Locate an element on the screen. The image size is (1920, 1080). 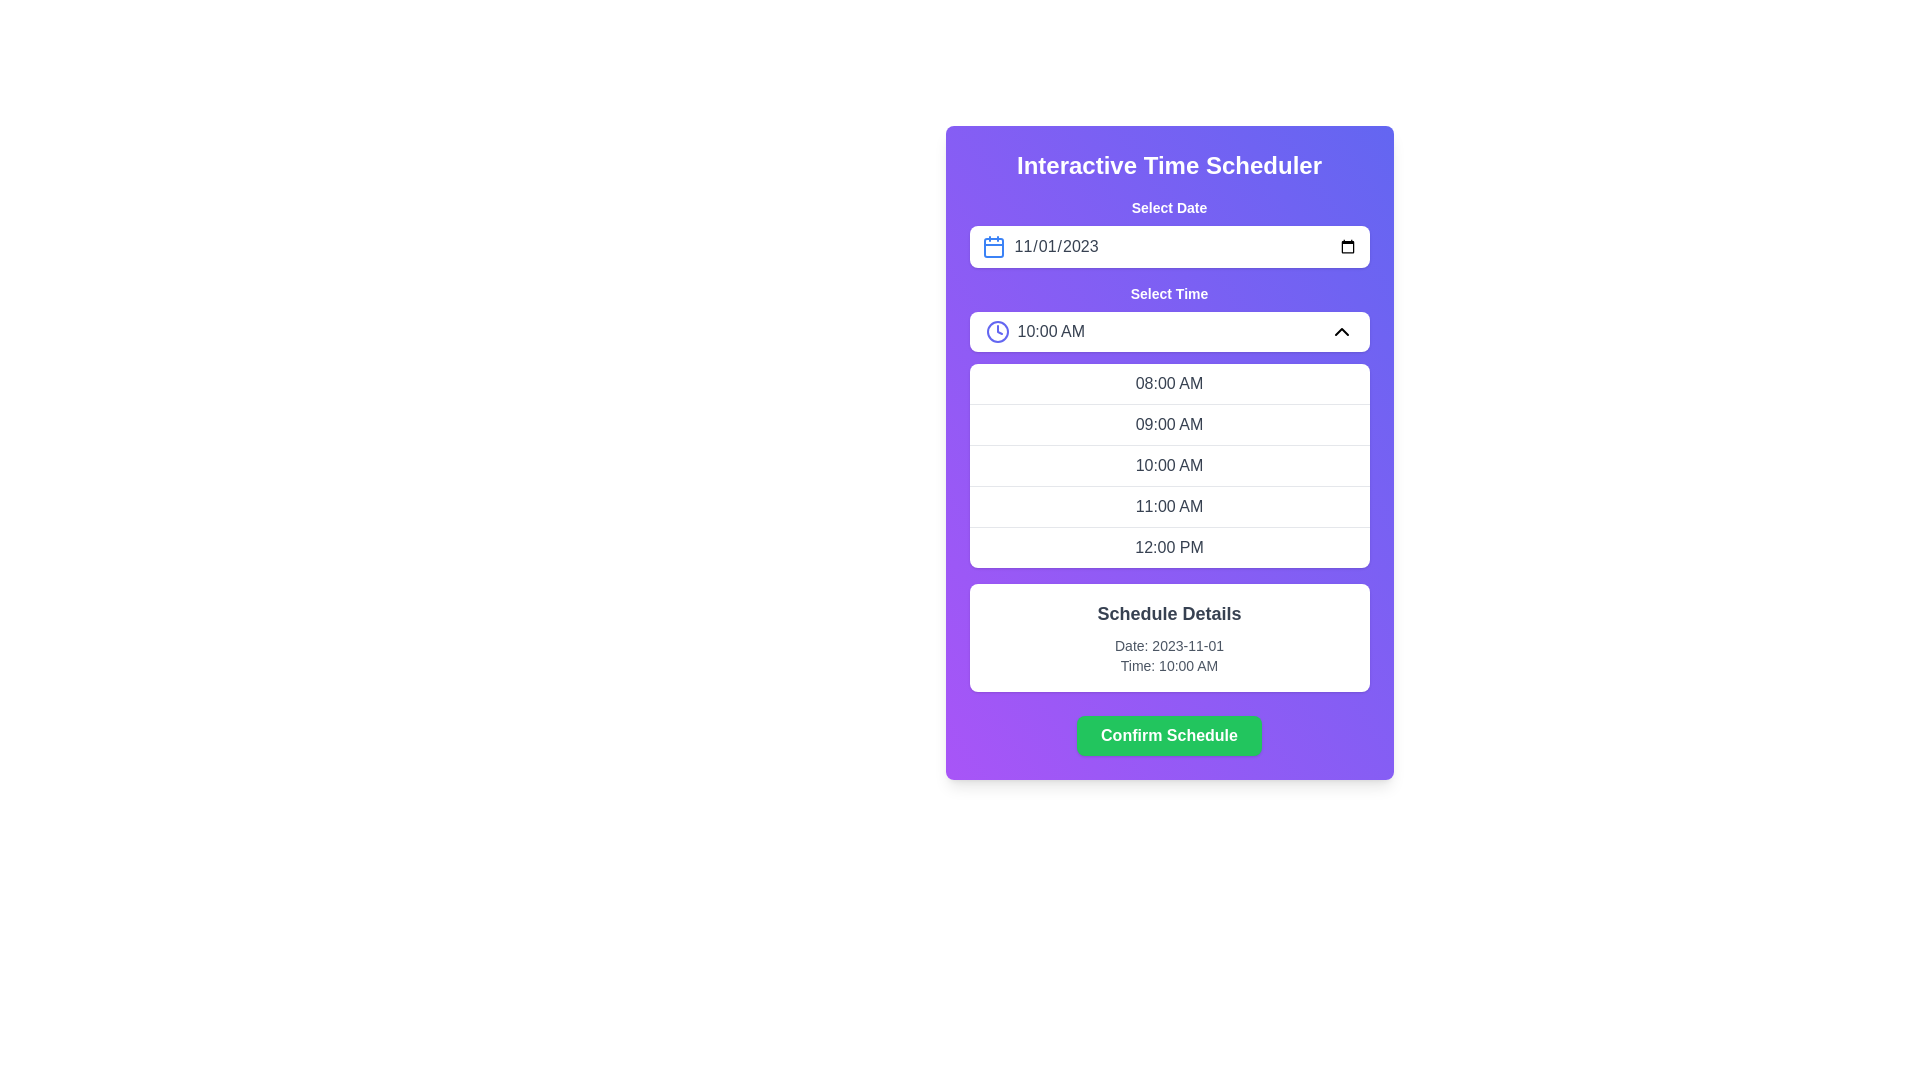
the static text element titled 'Interactive Time Scheduler' is located at coordinates (1169, 164).